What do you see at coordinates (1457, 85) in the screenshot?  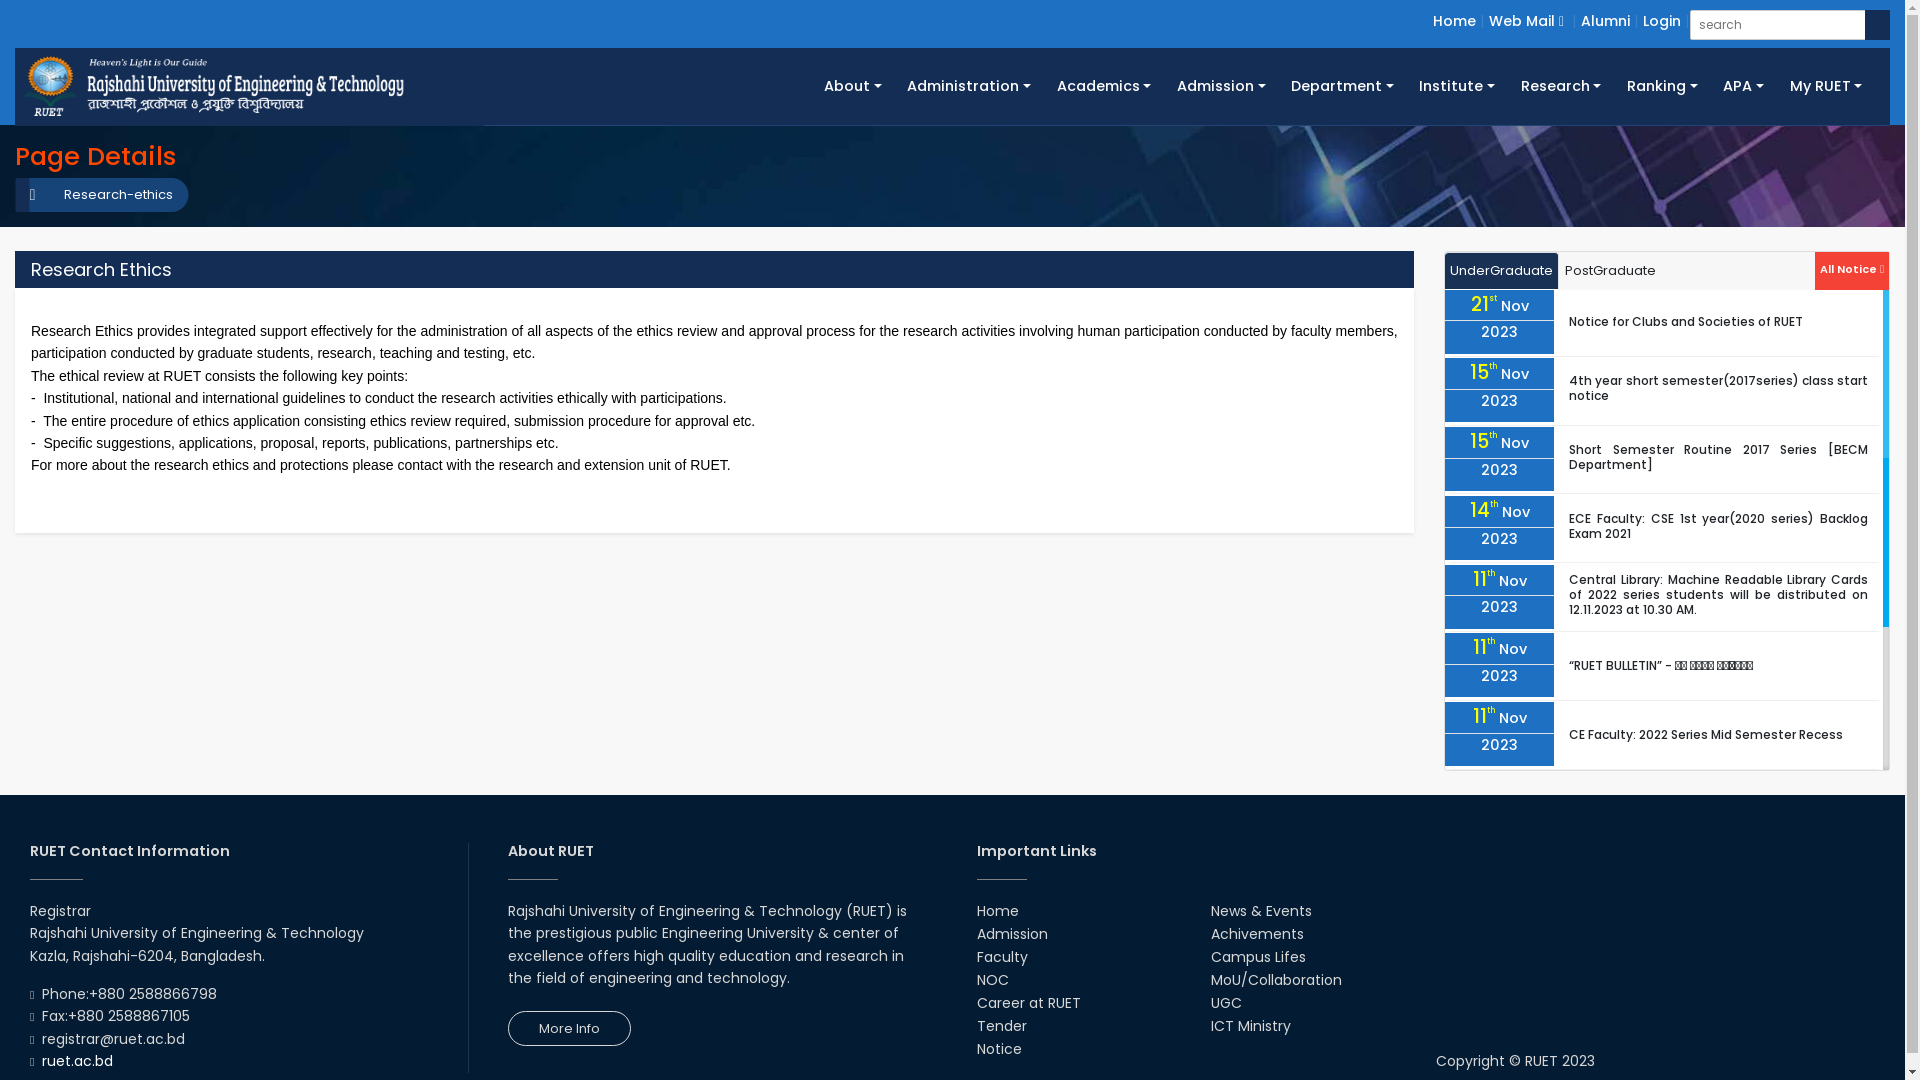 I see `'Institute'` at bounding box center [1457, 85].